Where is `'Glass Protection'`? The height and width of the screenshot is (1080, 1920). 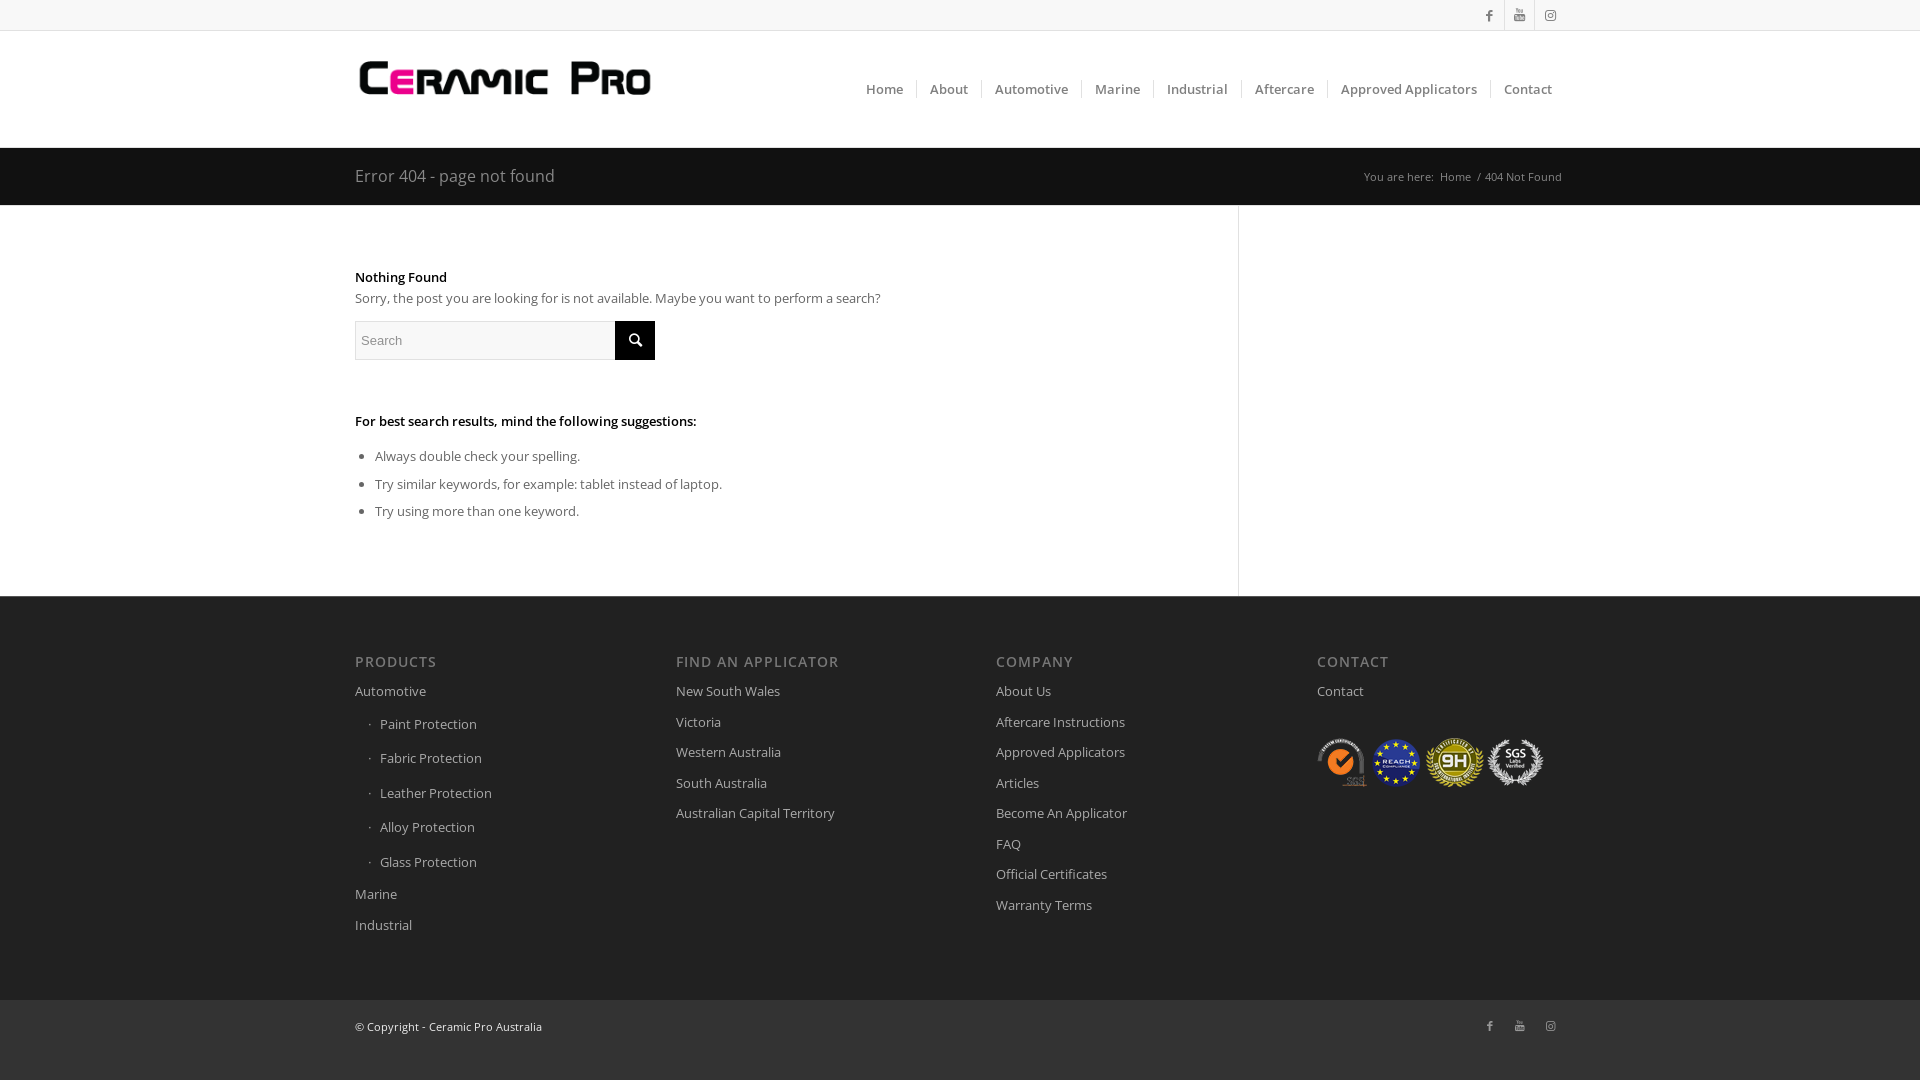 'Glass Protection' is located at coordinates (485, 862).